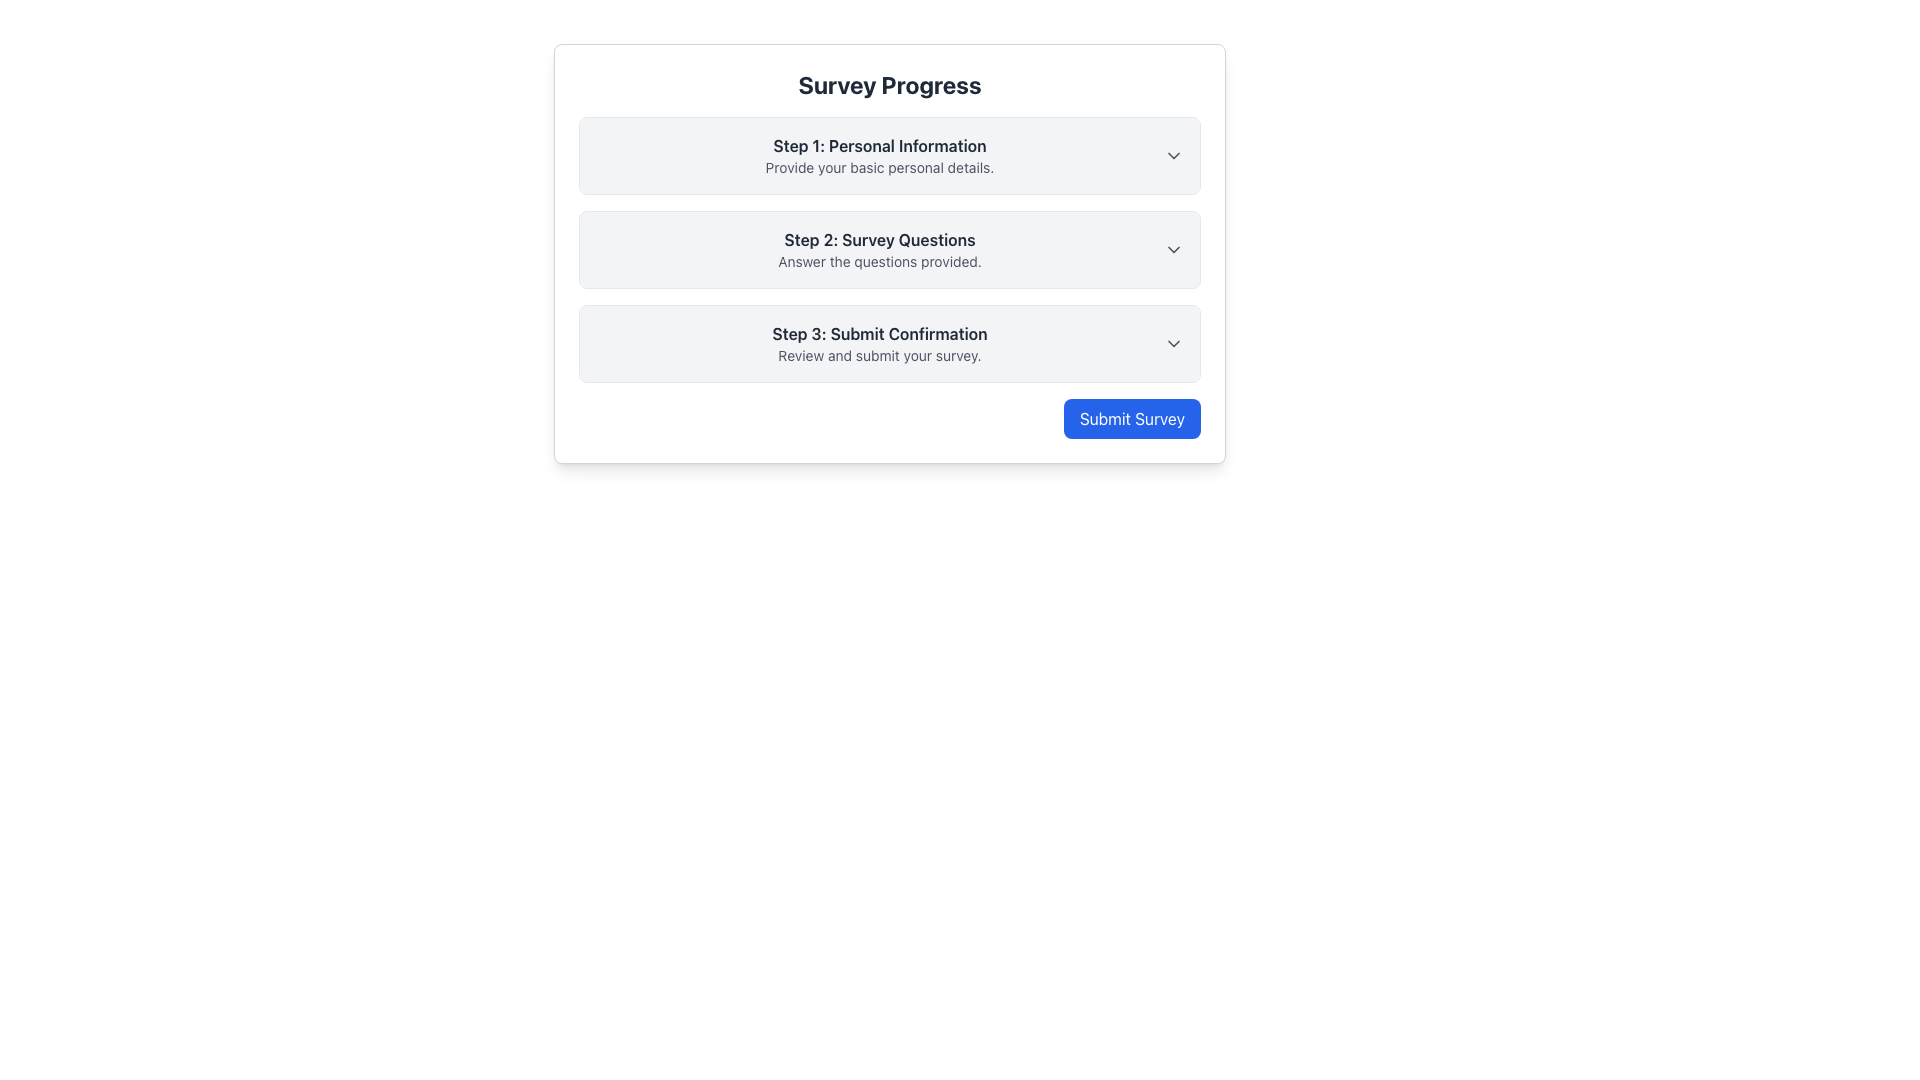 This screenshot has width=1920, height=1080. I want to click on the text element that says 'Review and submit your survey.' which is styled with a small gray font and positioned beneath the heading 'Step 3: Submit Confirmation', so click(879, 354).